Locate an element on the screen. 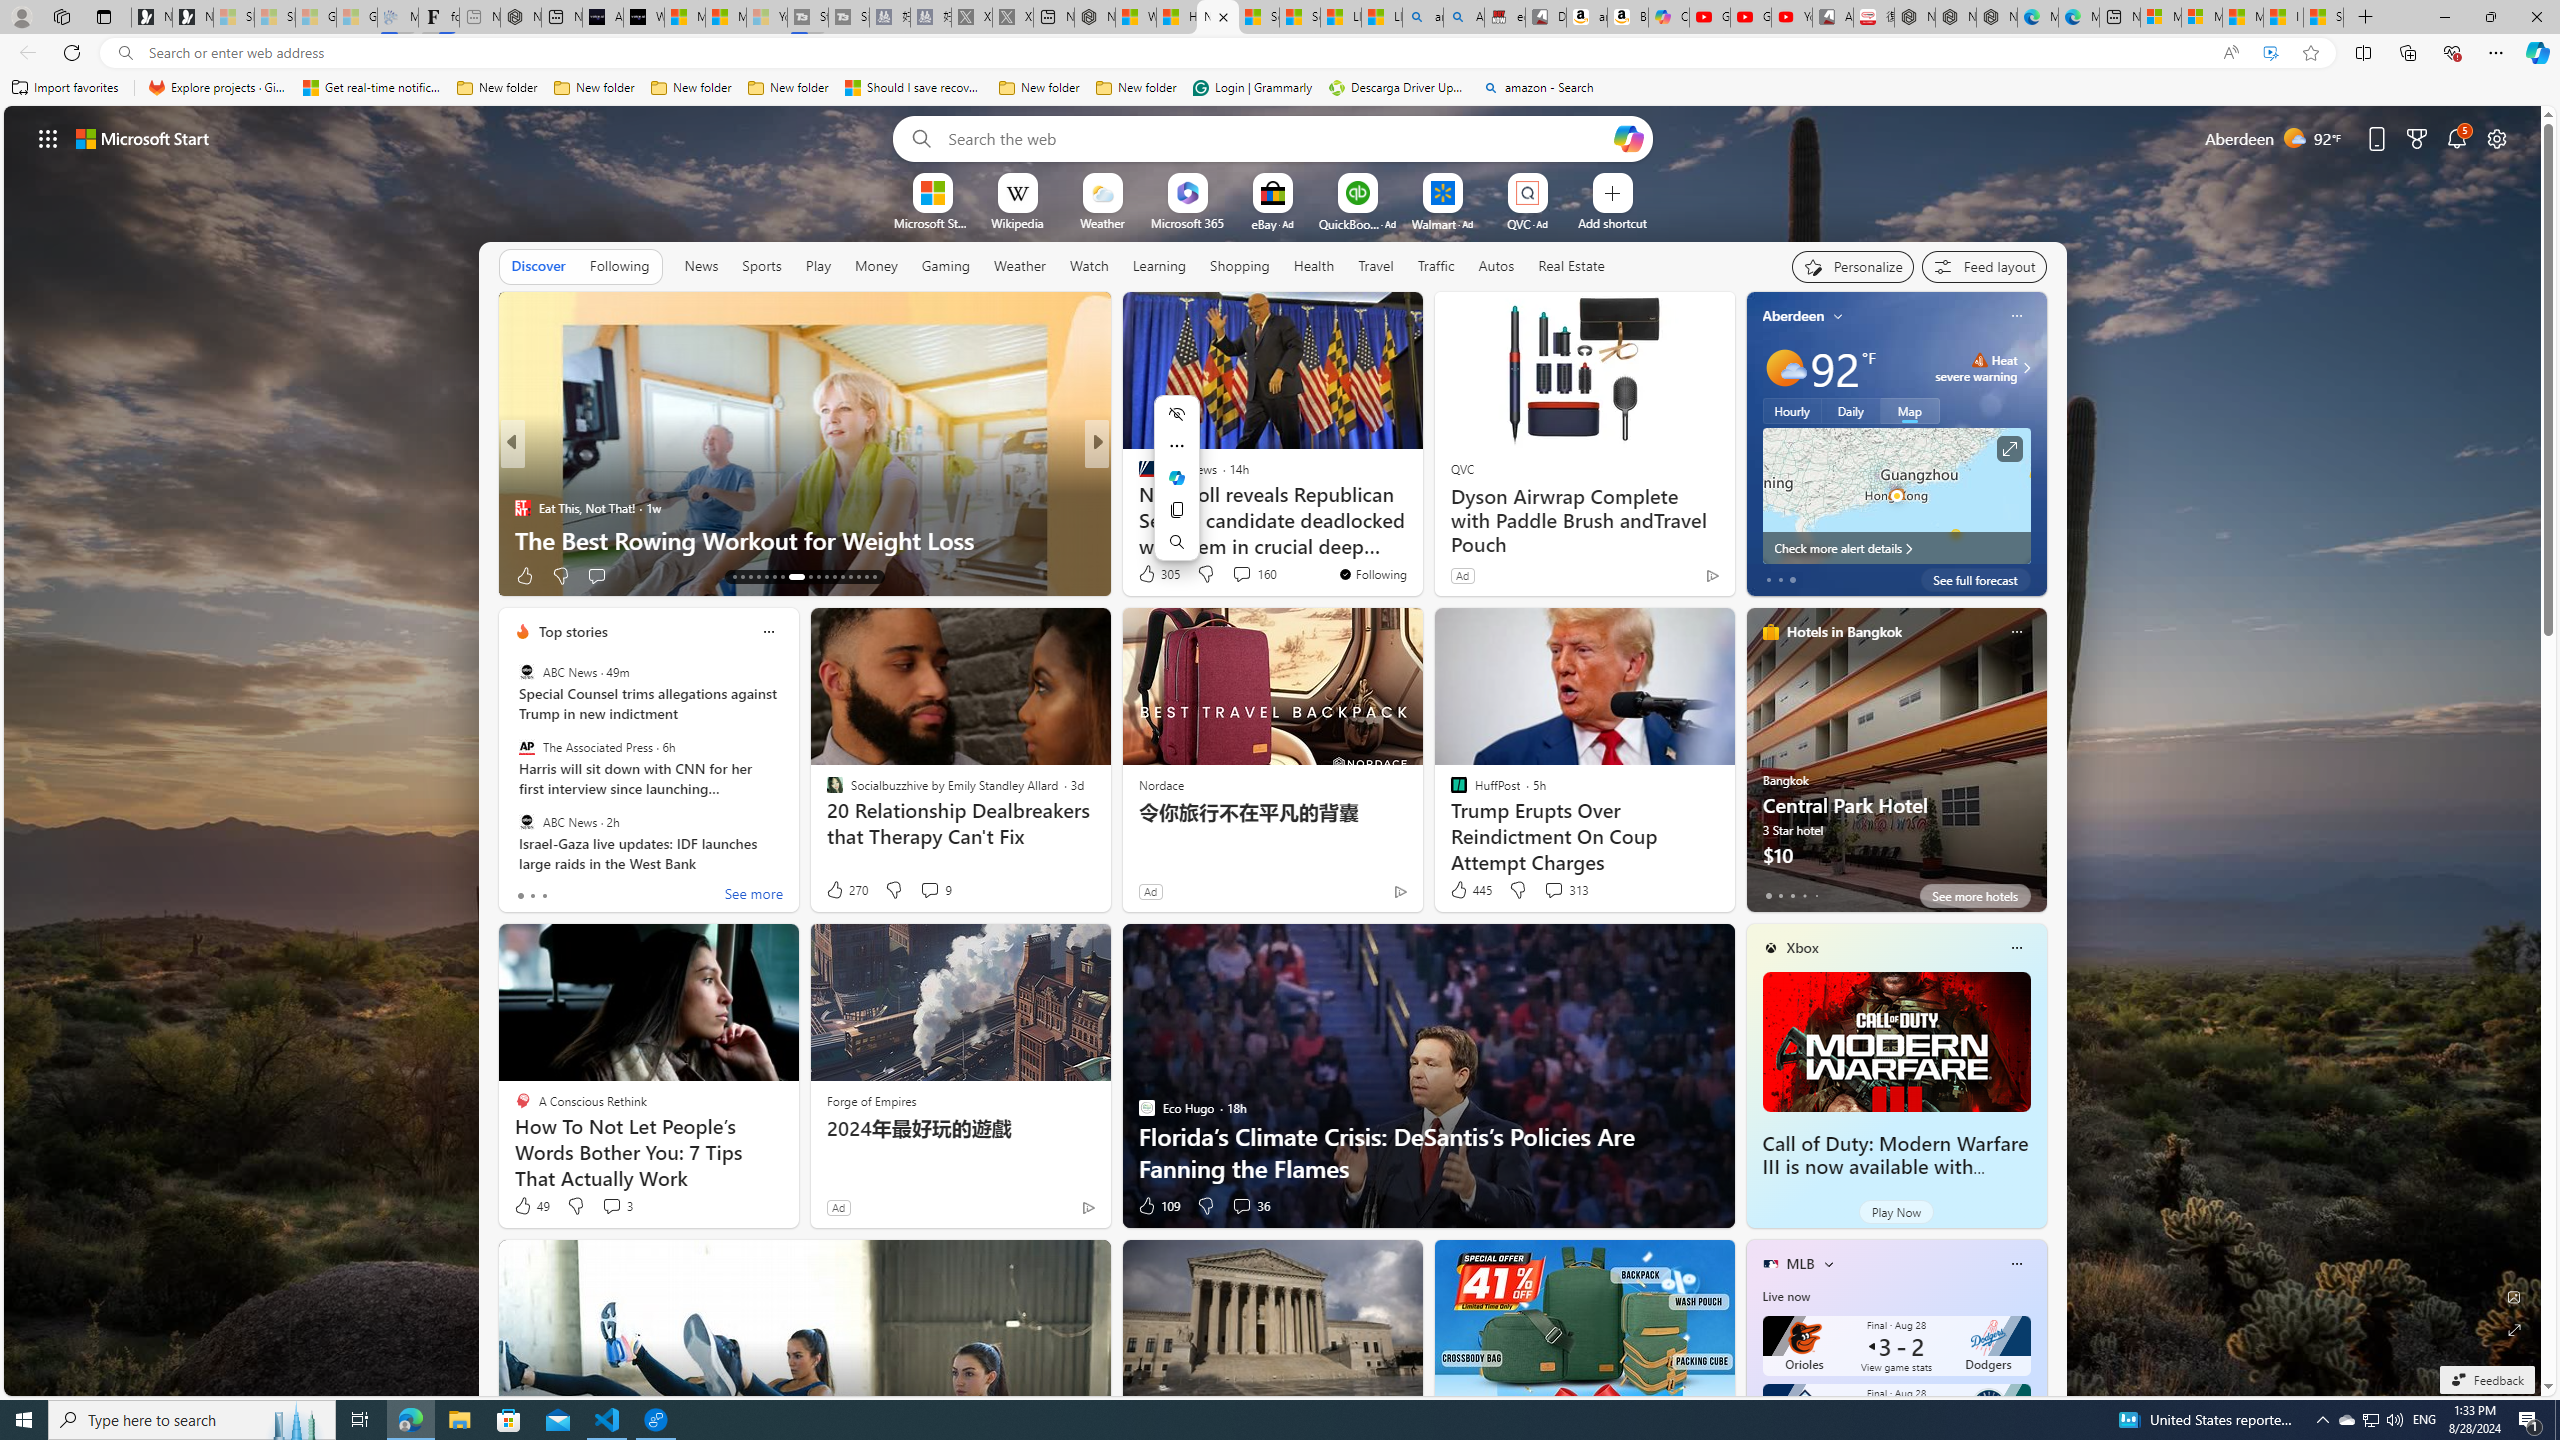  'Copy' is located at coordinates (1175, 509).